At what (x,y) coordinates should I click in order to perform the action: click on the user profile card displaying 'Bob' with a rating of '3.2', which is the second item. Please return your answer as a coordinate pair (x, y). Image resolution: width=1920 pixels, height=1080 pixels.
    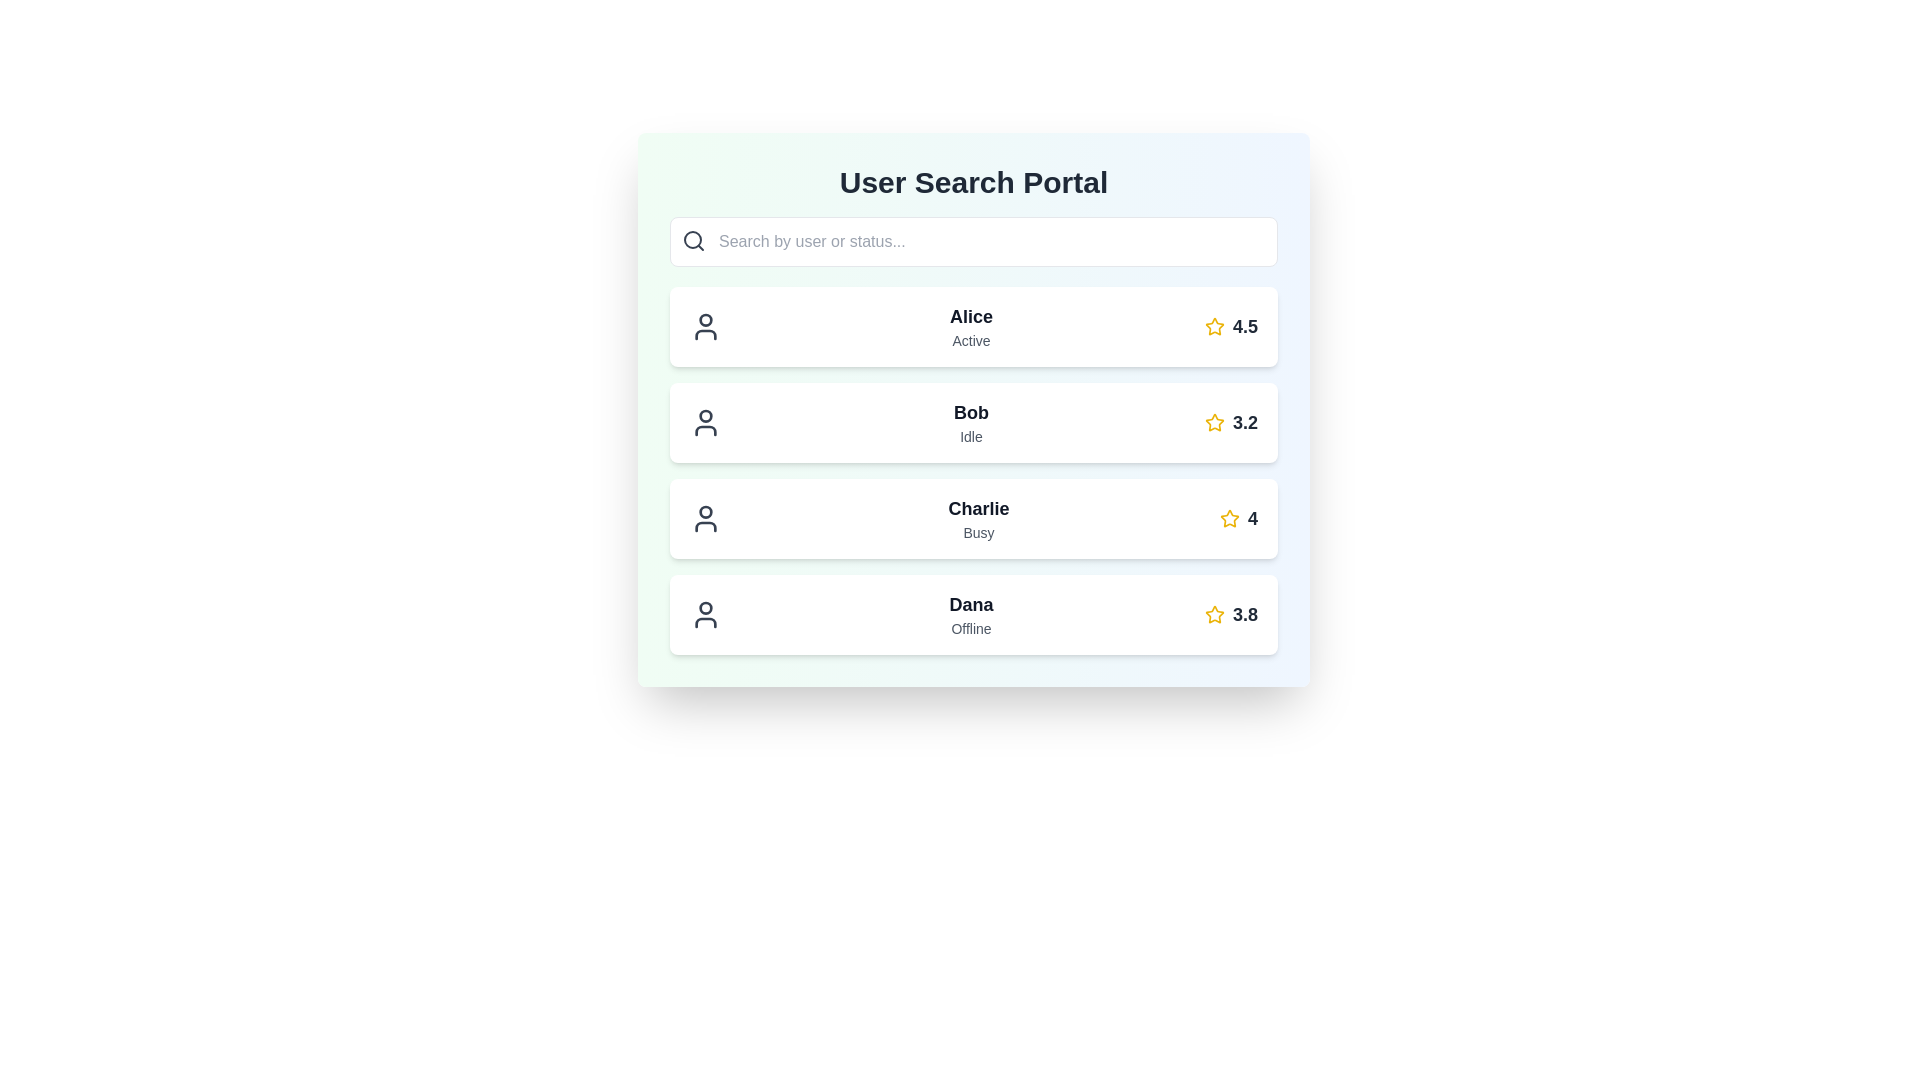
    Looking at the image, I should click on (974, 422).